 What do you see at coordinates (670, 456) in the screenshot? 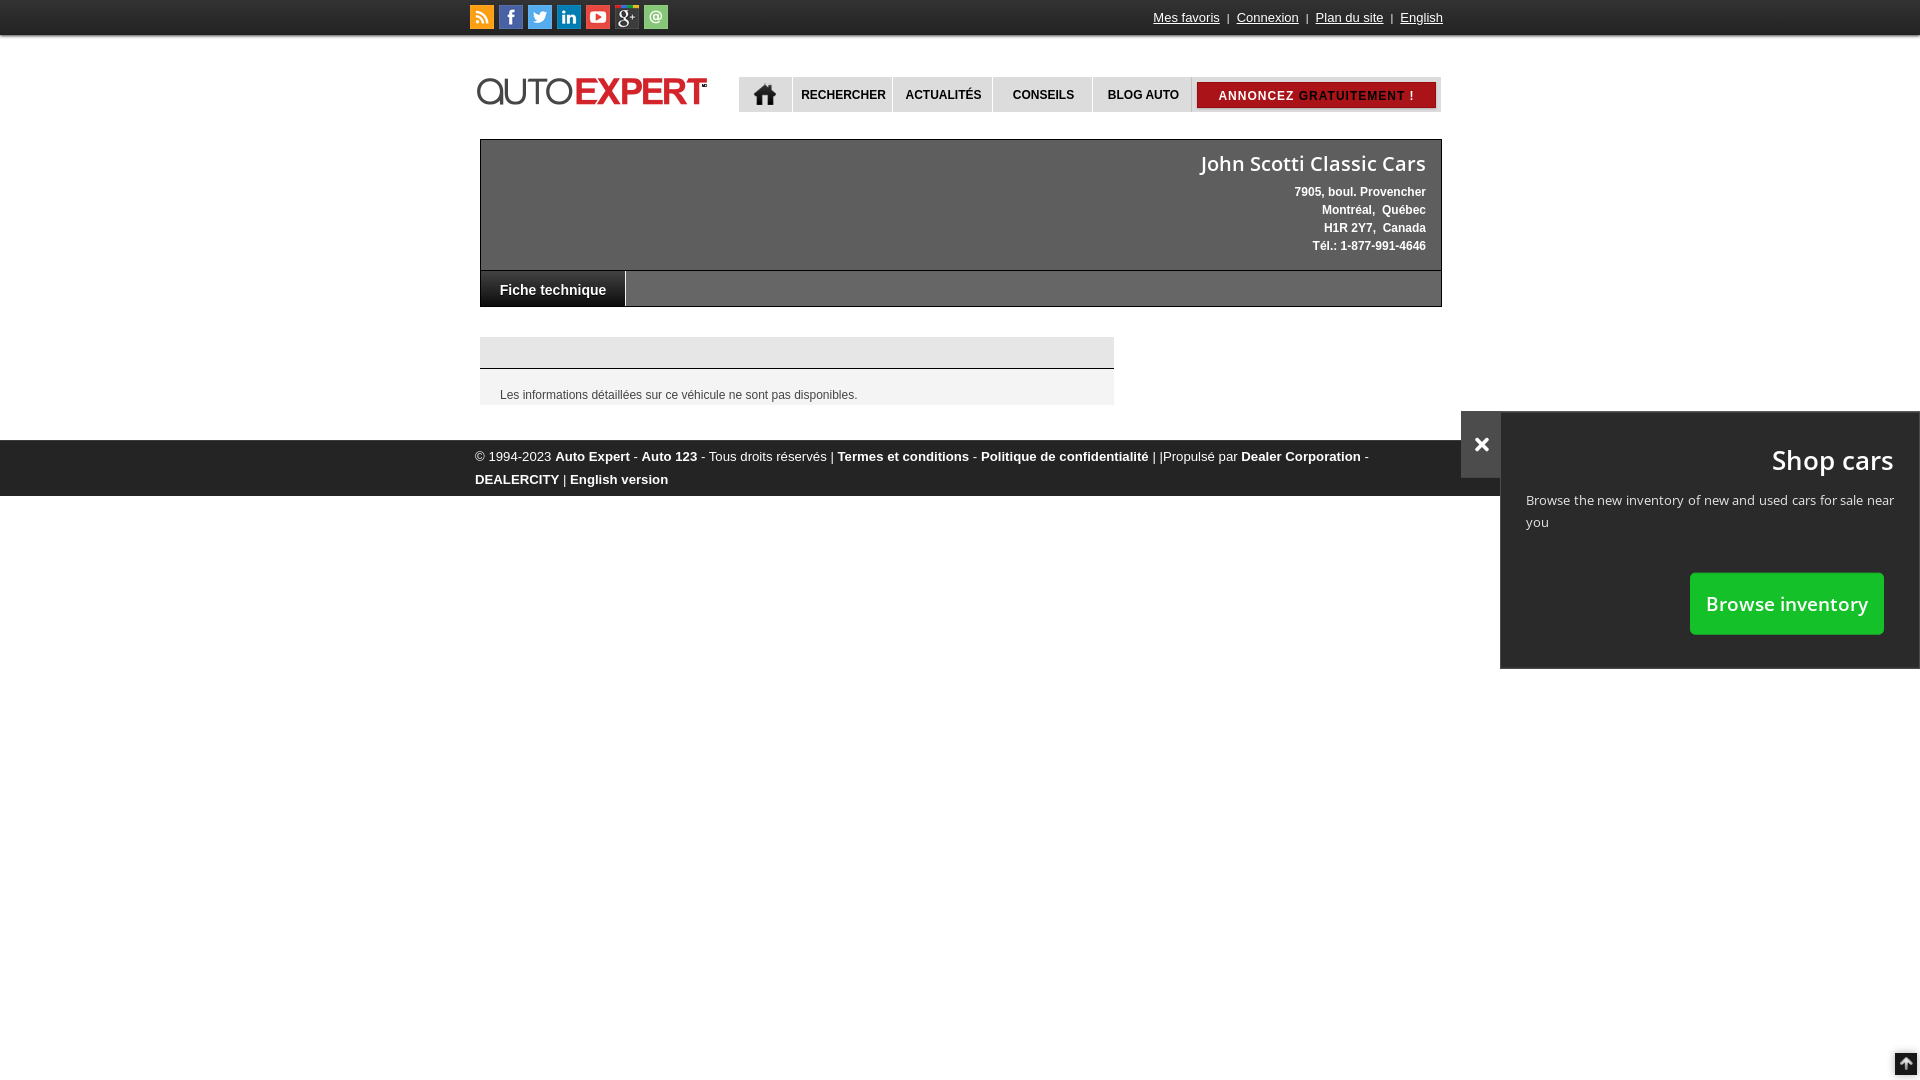
I see `'Auto 123'` at bounding box center [670, 456].